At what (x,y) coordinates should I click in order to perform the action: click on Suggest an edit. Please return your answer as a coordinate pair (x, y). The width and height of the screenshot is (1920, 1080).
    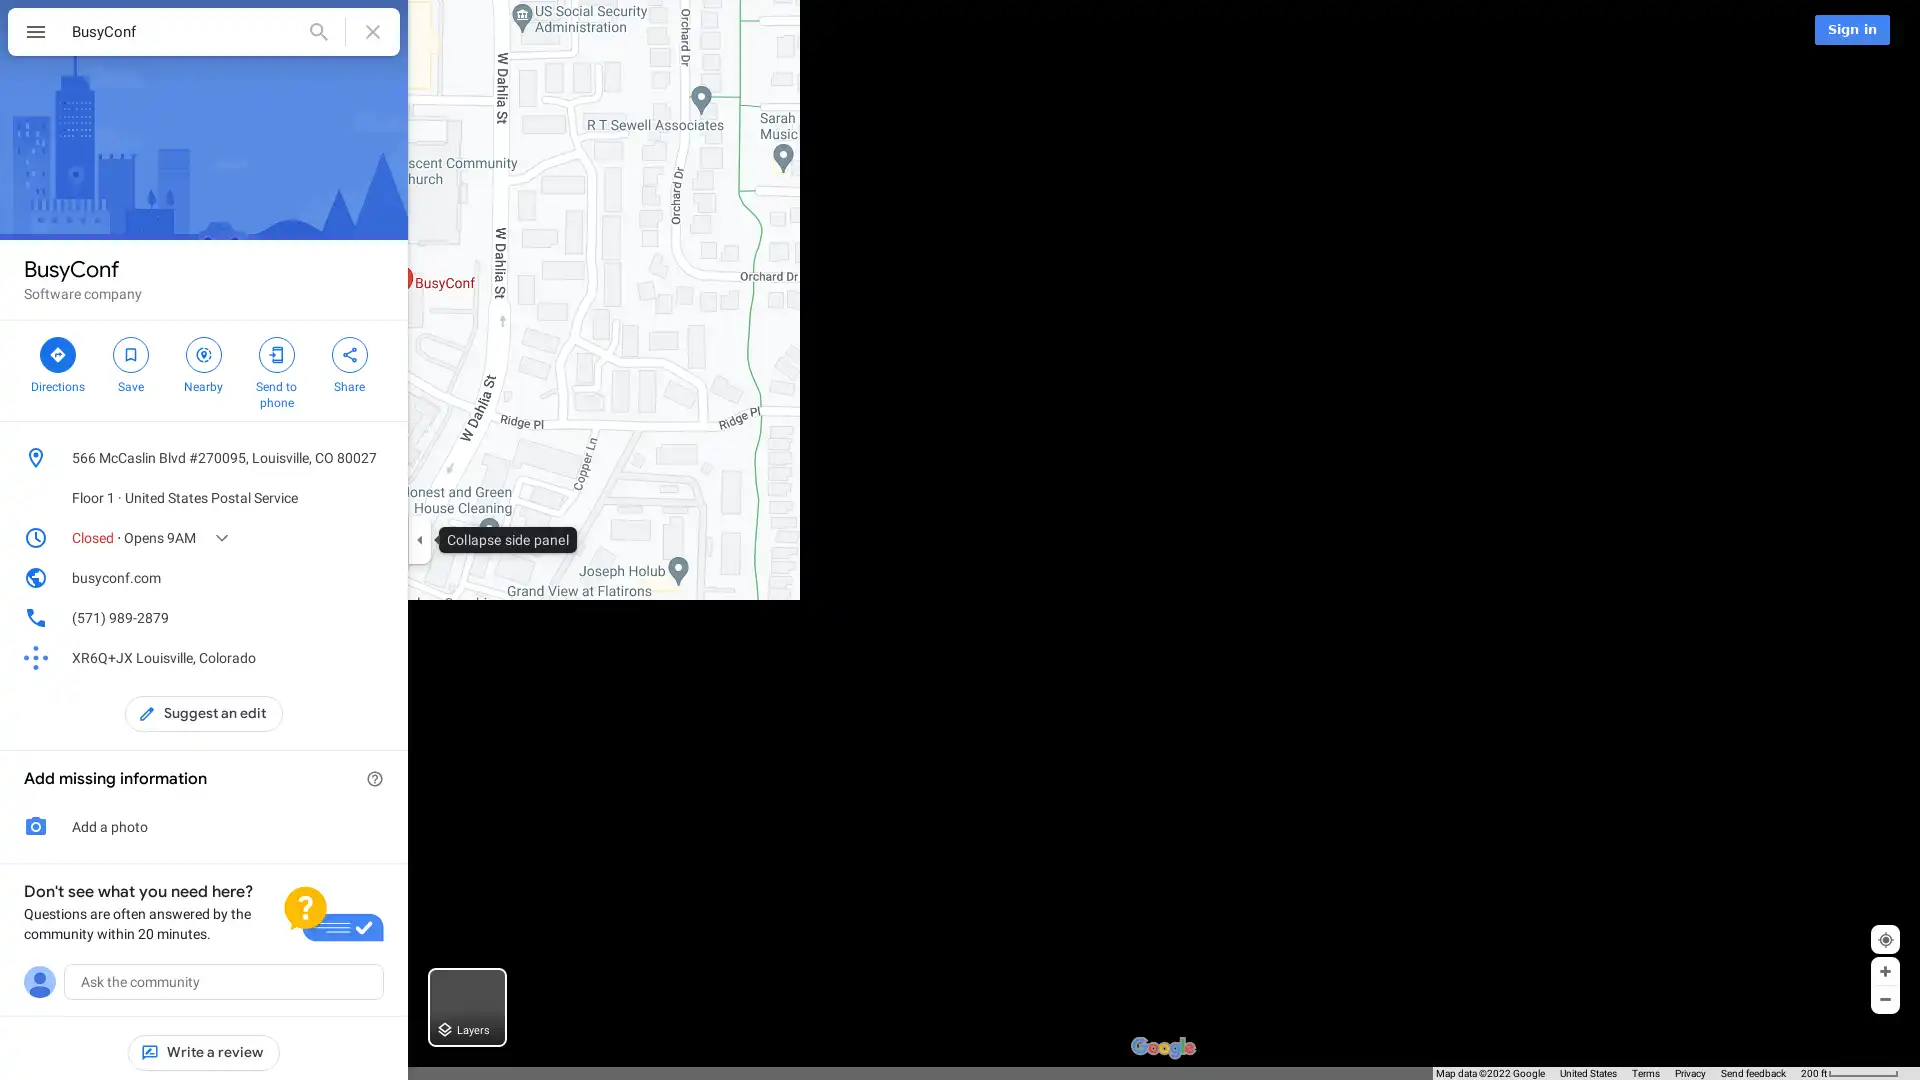
    Looking at the image, I should click on (204, 712).